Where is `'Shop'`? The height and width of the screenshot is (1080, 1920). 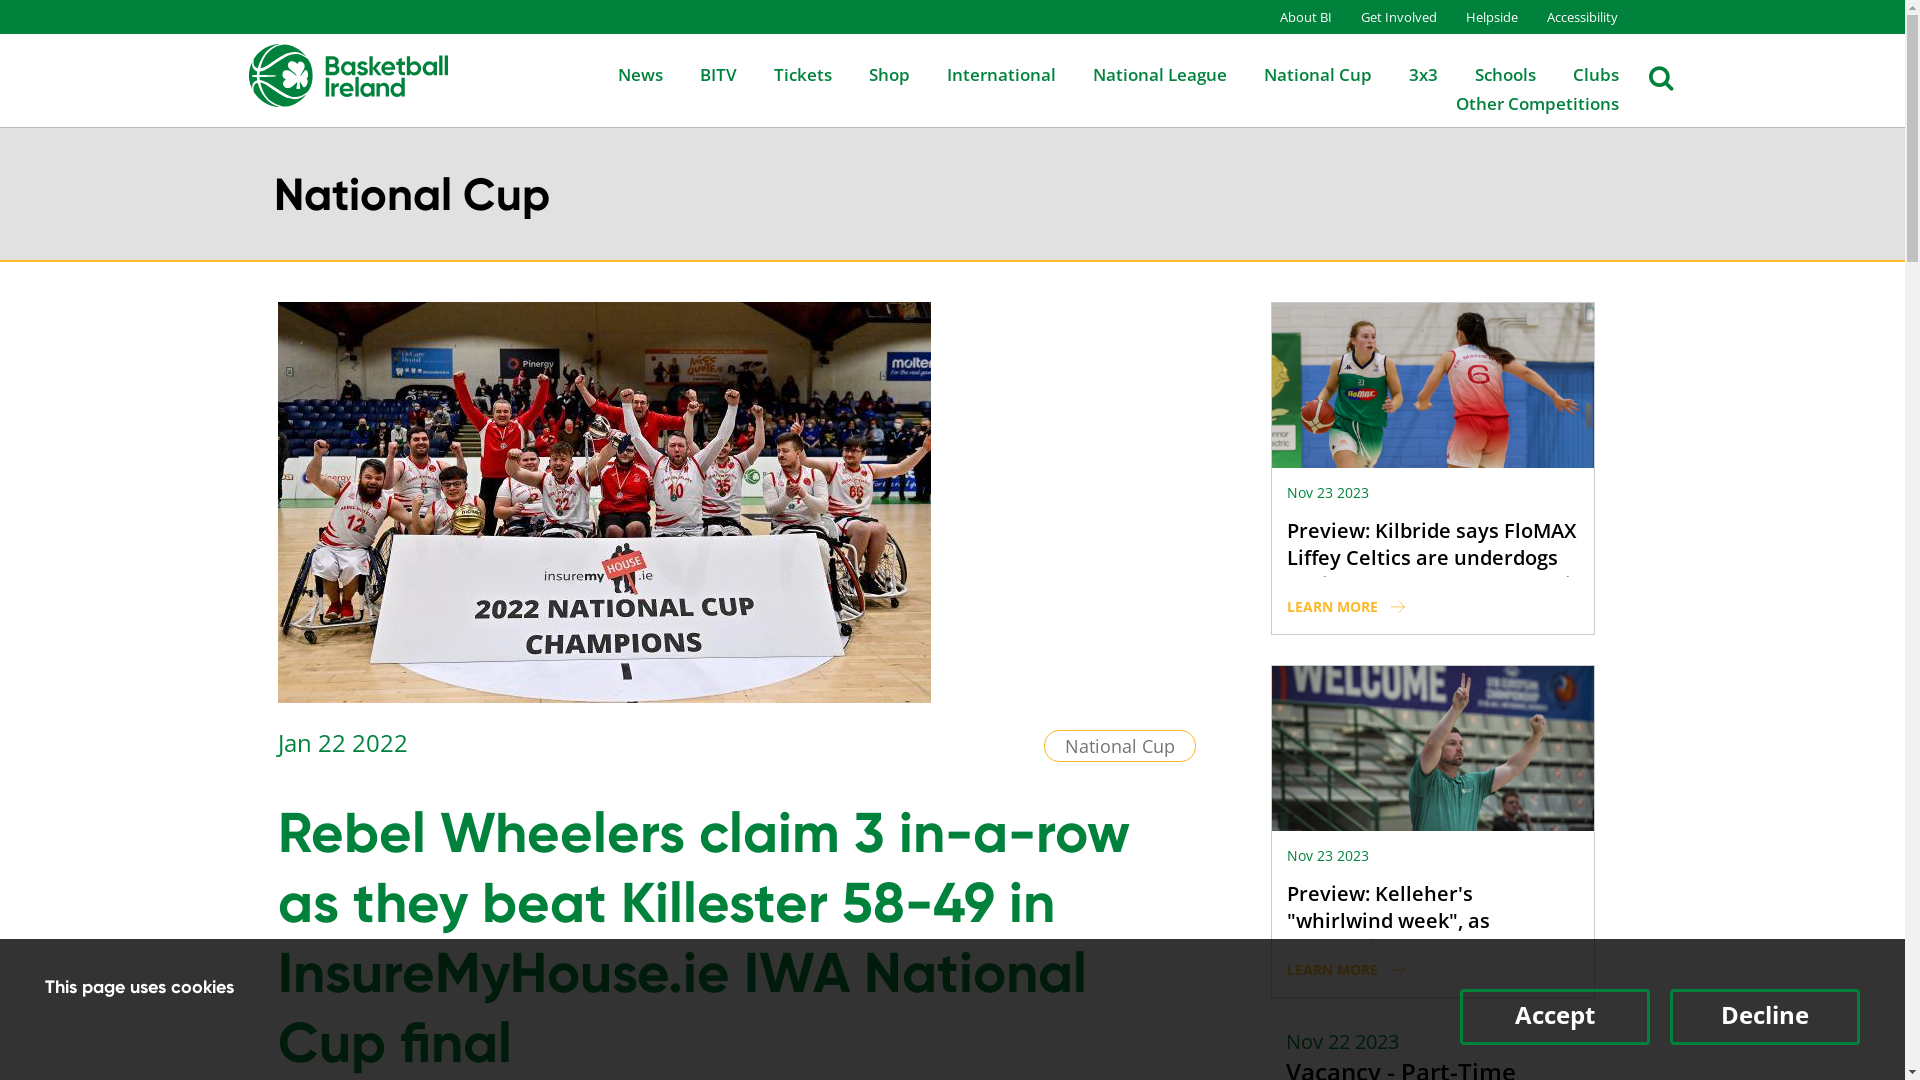
'Shop' is located at coordinates (871, 73).